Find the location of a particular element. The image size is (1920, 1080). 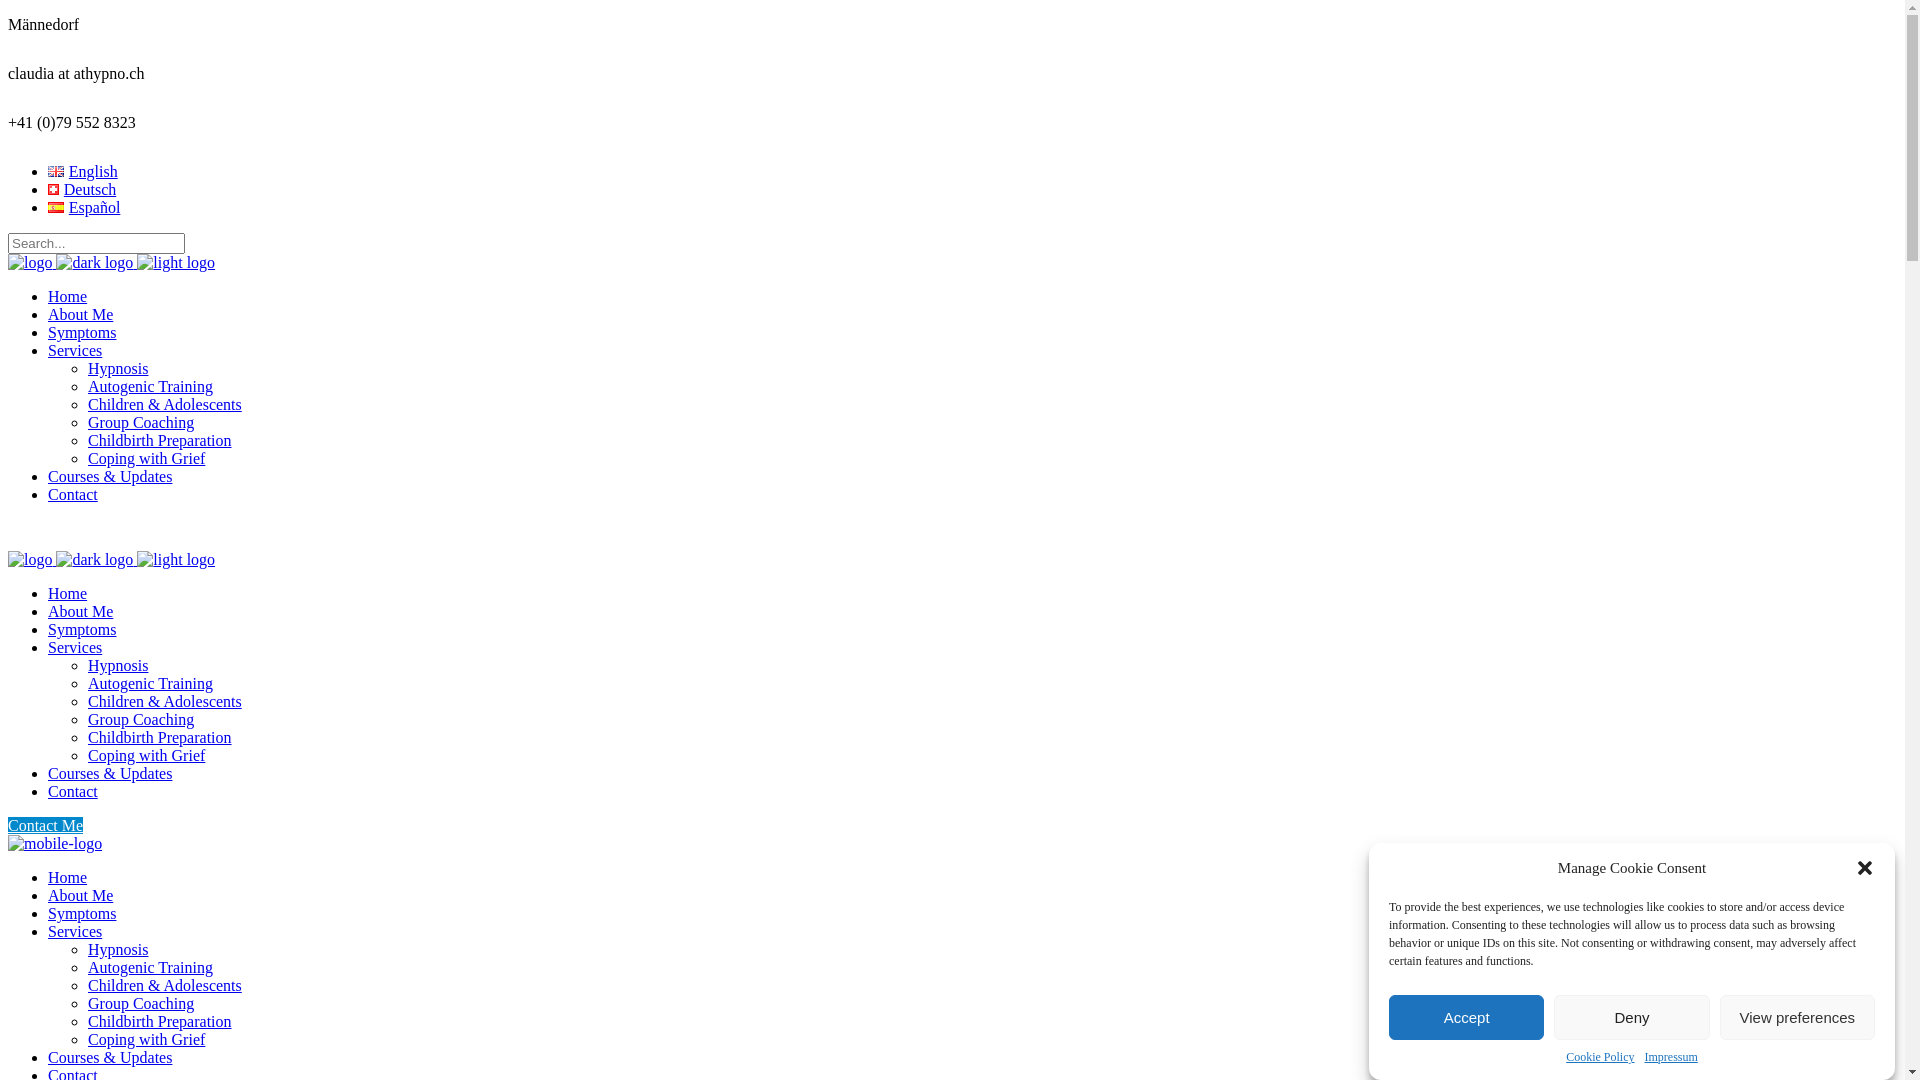

'Hypnosis' is located at coordinates (86, 948).